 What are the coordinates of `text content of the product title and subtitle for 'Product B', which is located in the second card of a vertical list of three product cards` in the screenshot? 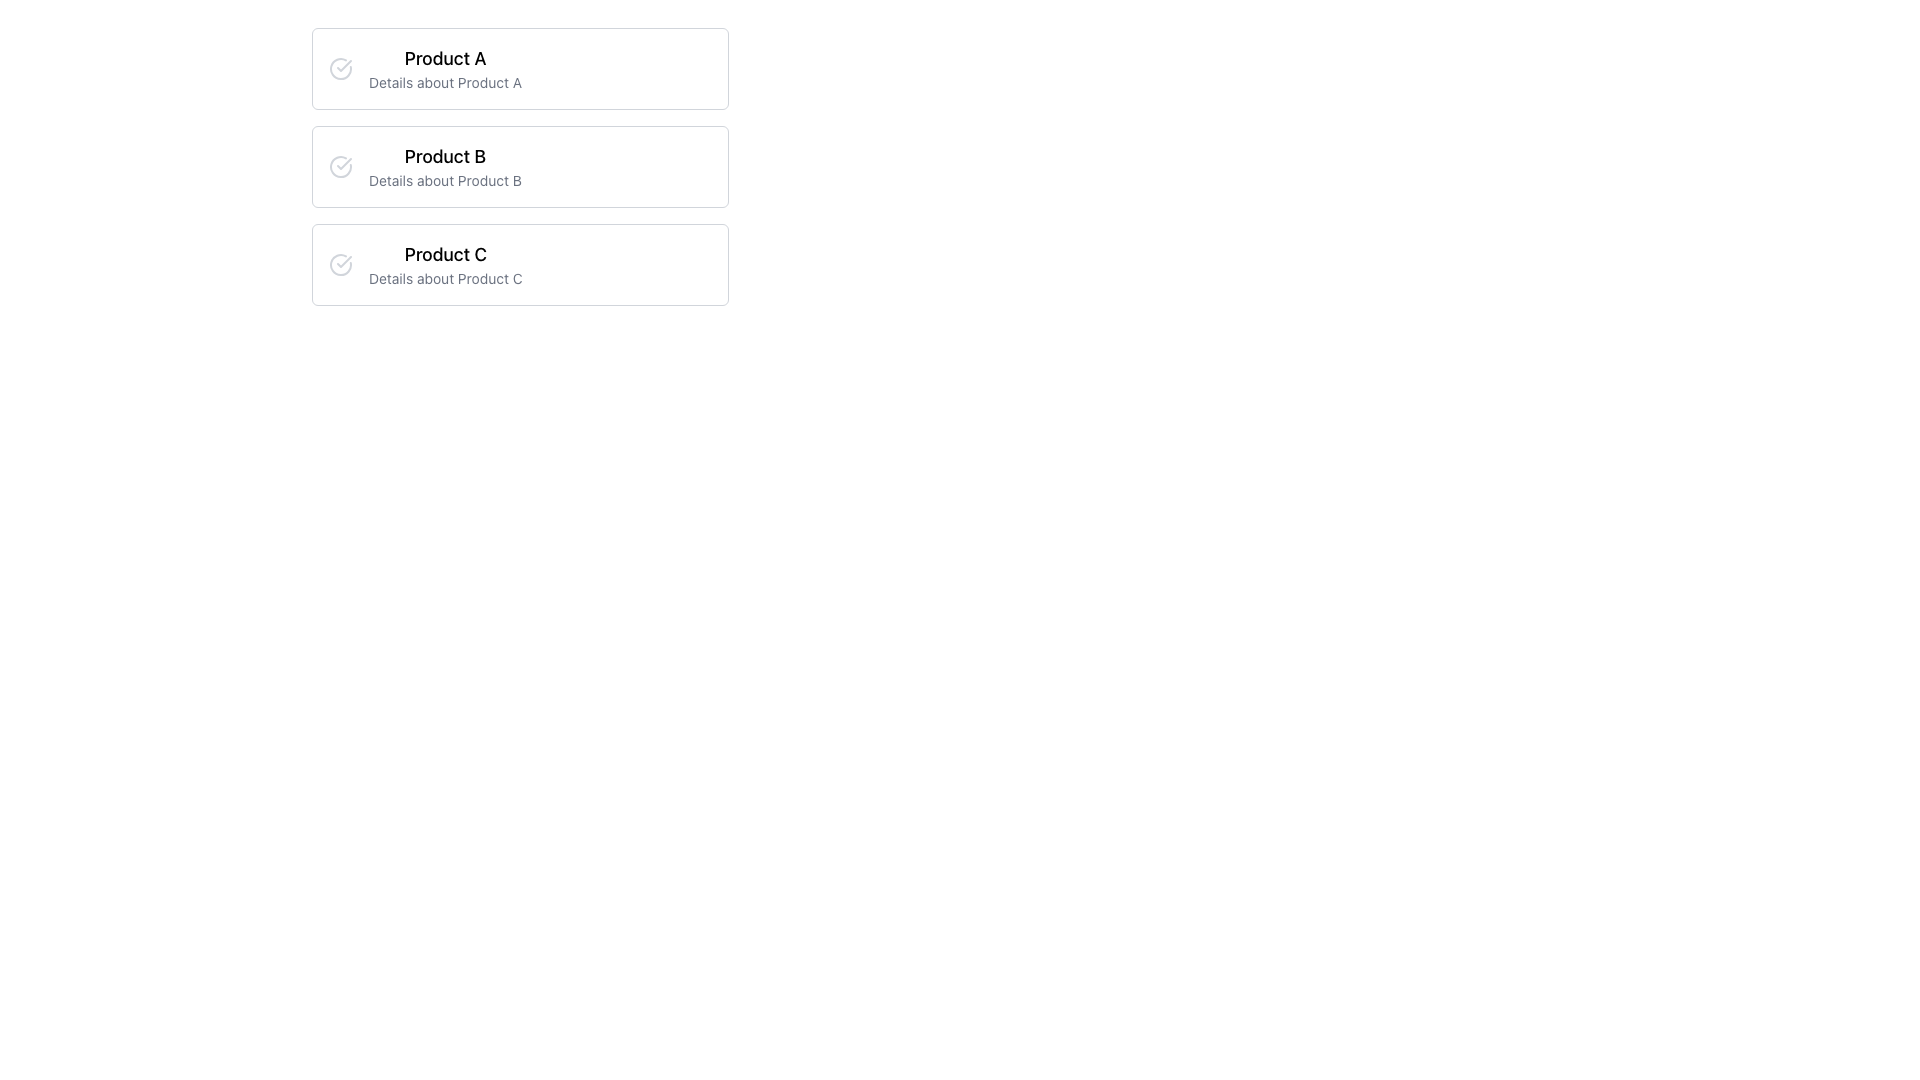 It's located at (444, 165).